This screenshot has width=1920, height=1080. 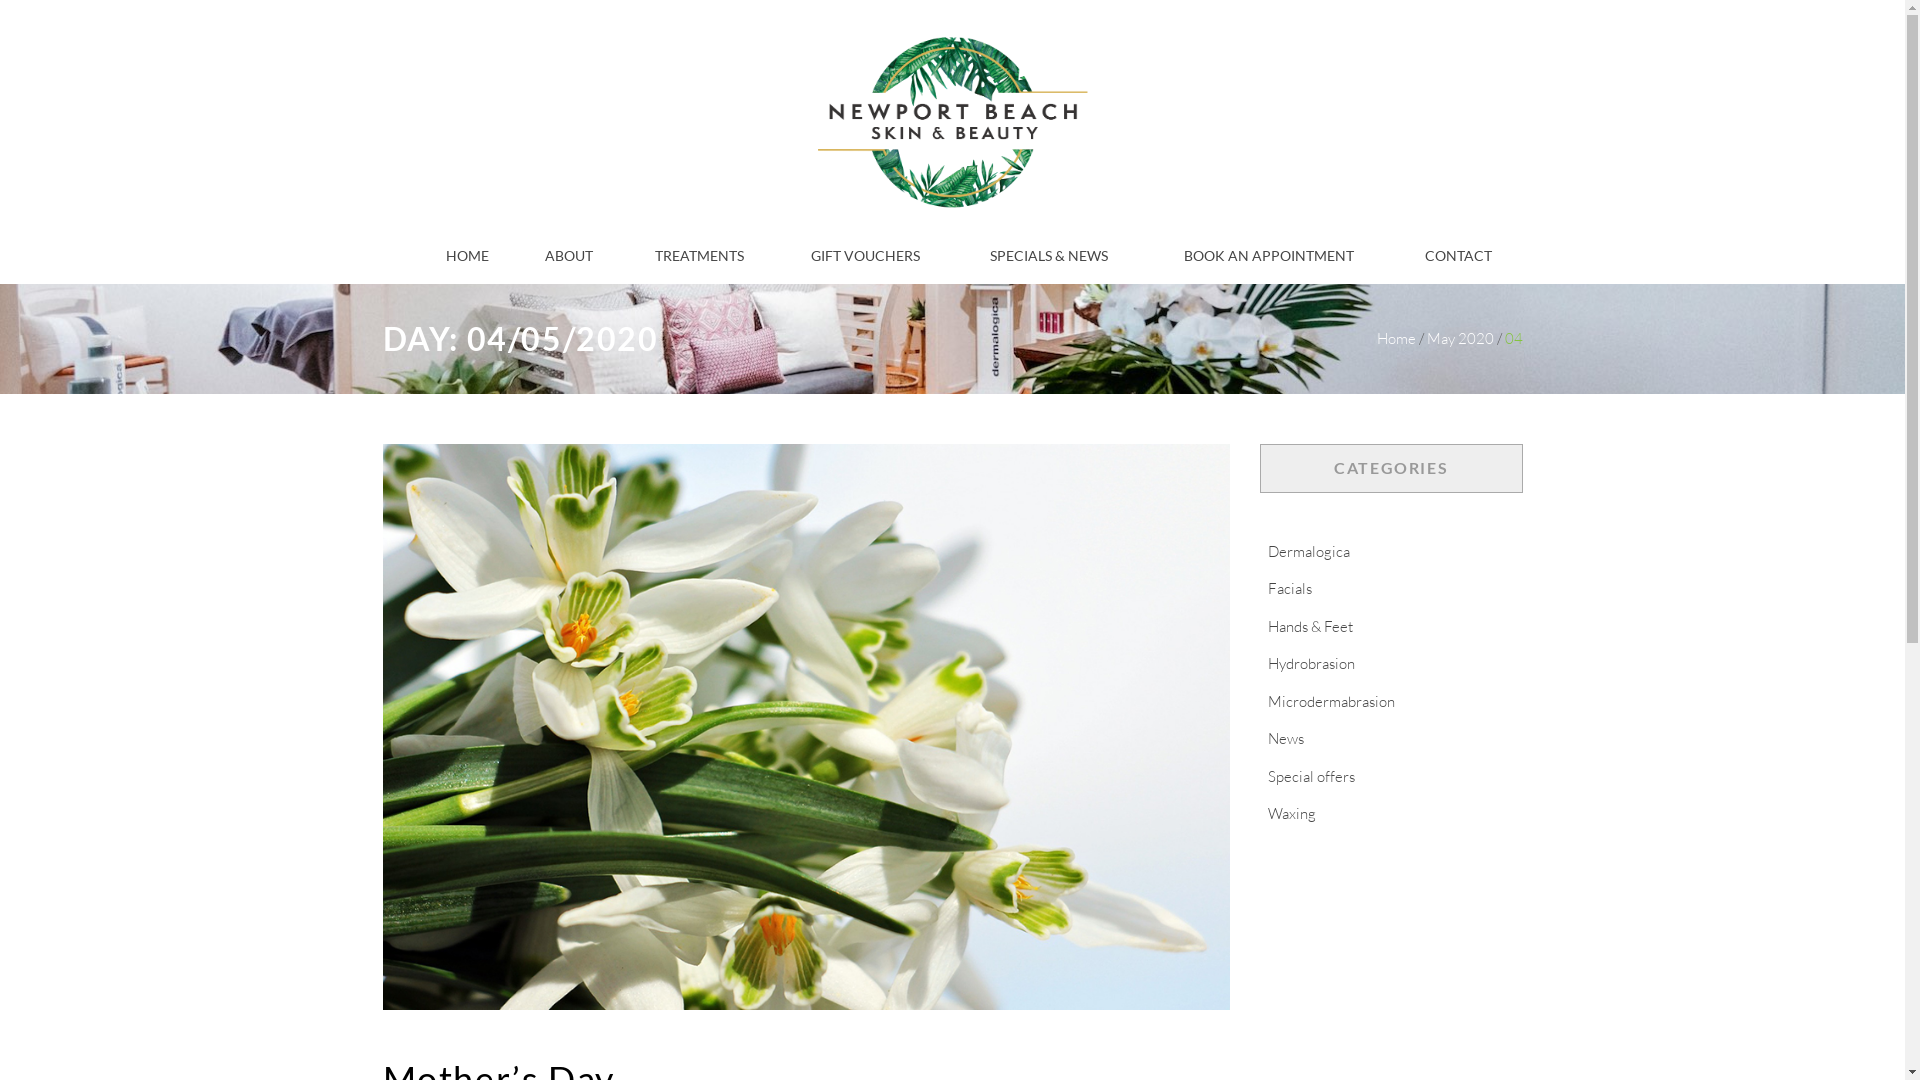 I want to click on 'May 2020', so click(x=1424, y=337).